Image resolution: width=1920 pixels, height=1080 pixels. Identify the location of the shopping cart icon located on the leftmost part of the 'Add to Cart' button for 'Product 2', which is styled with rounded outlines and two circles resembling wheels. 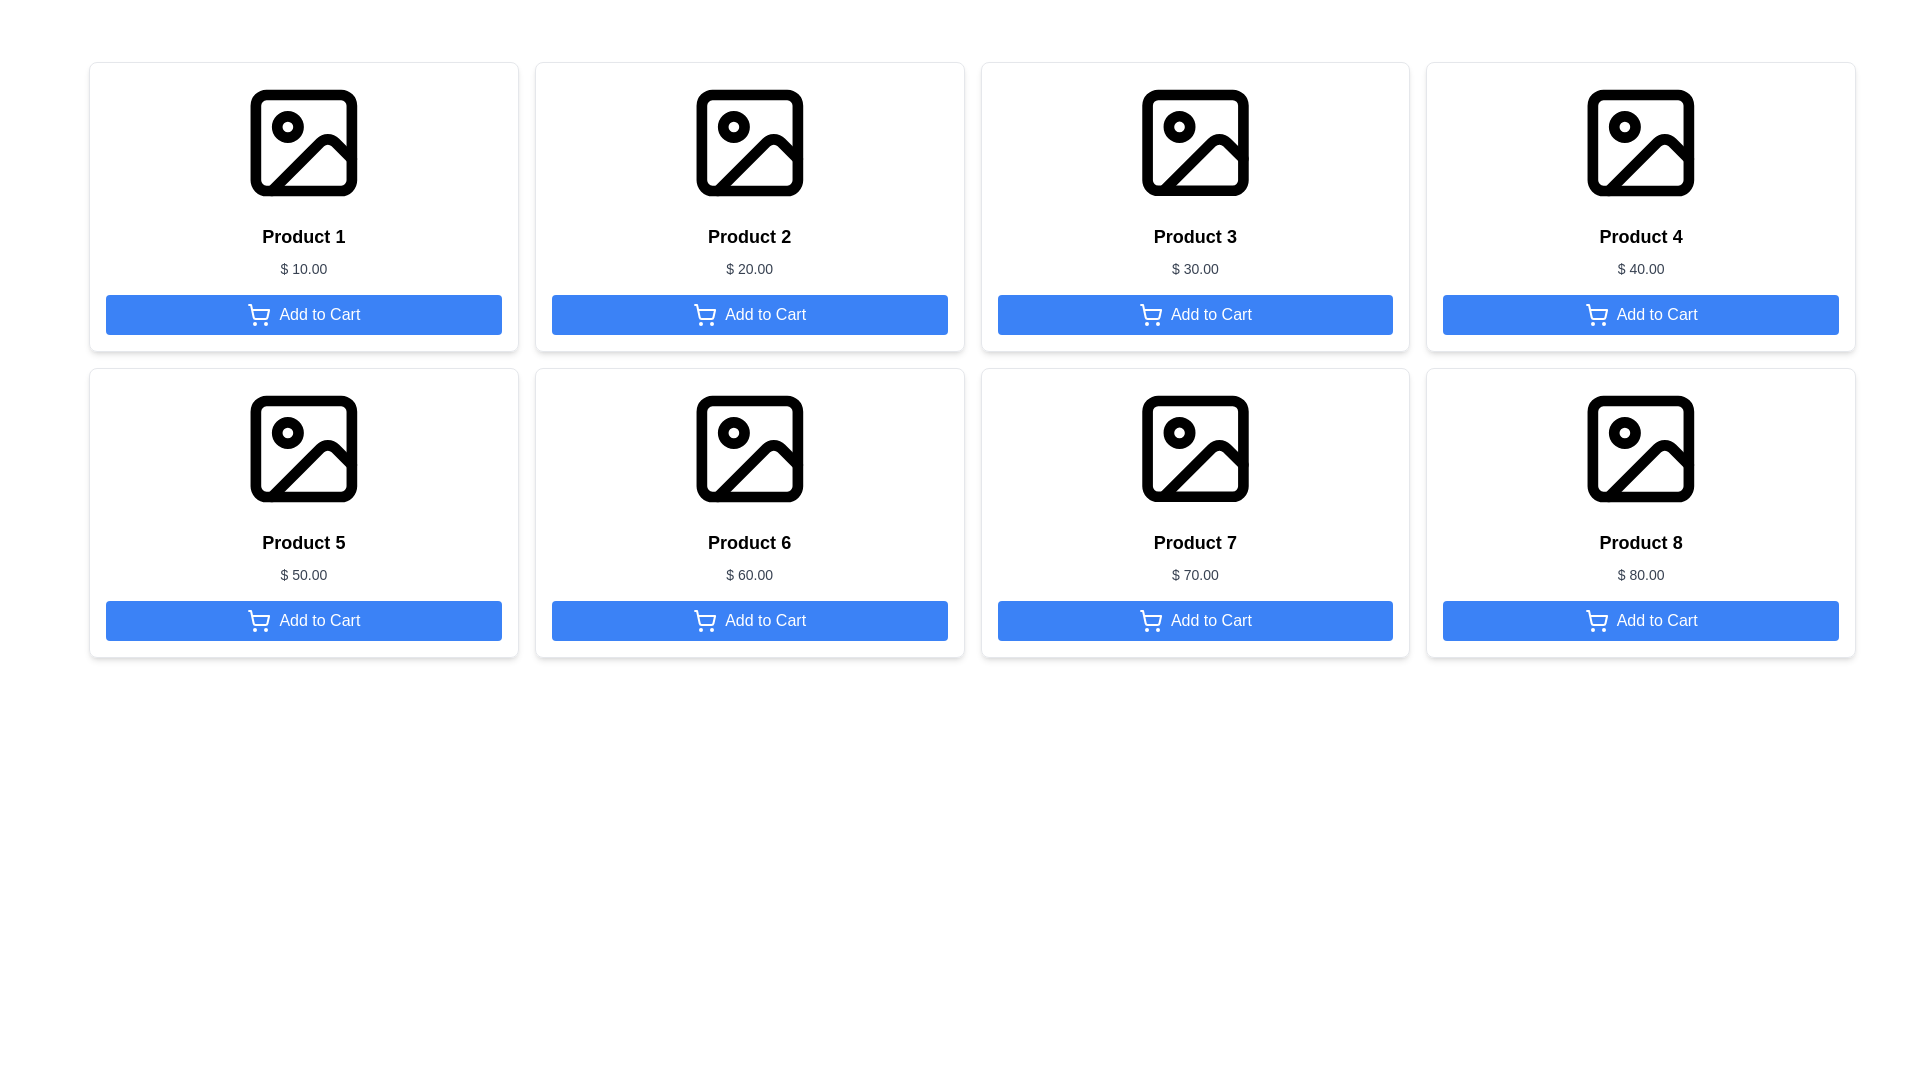
(705, 315).